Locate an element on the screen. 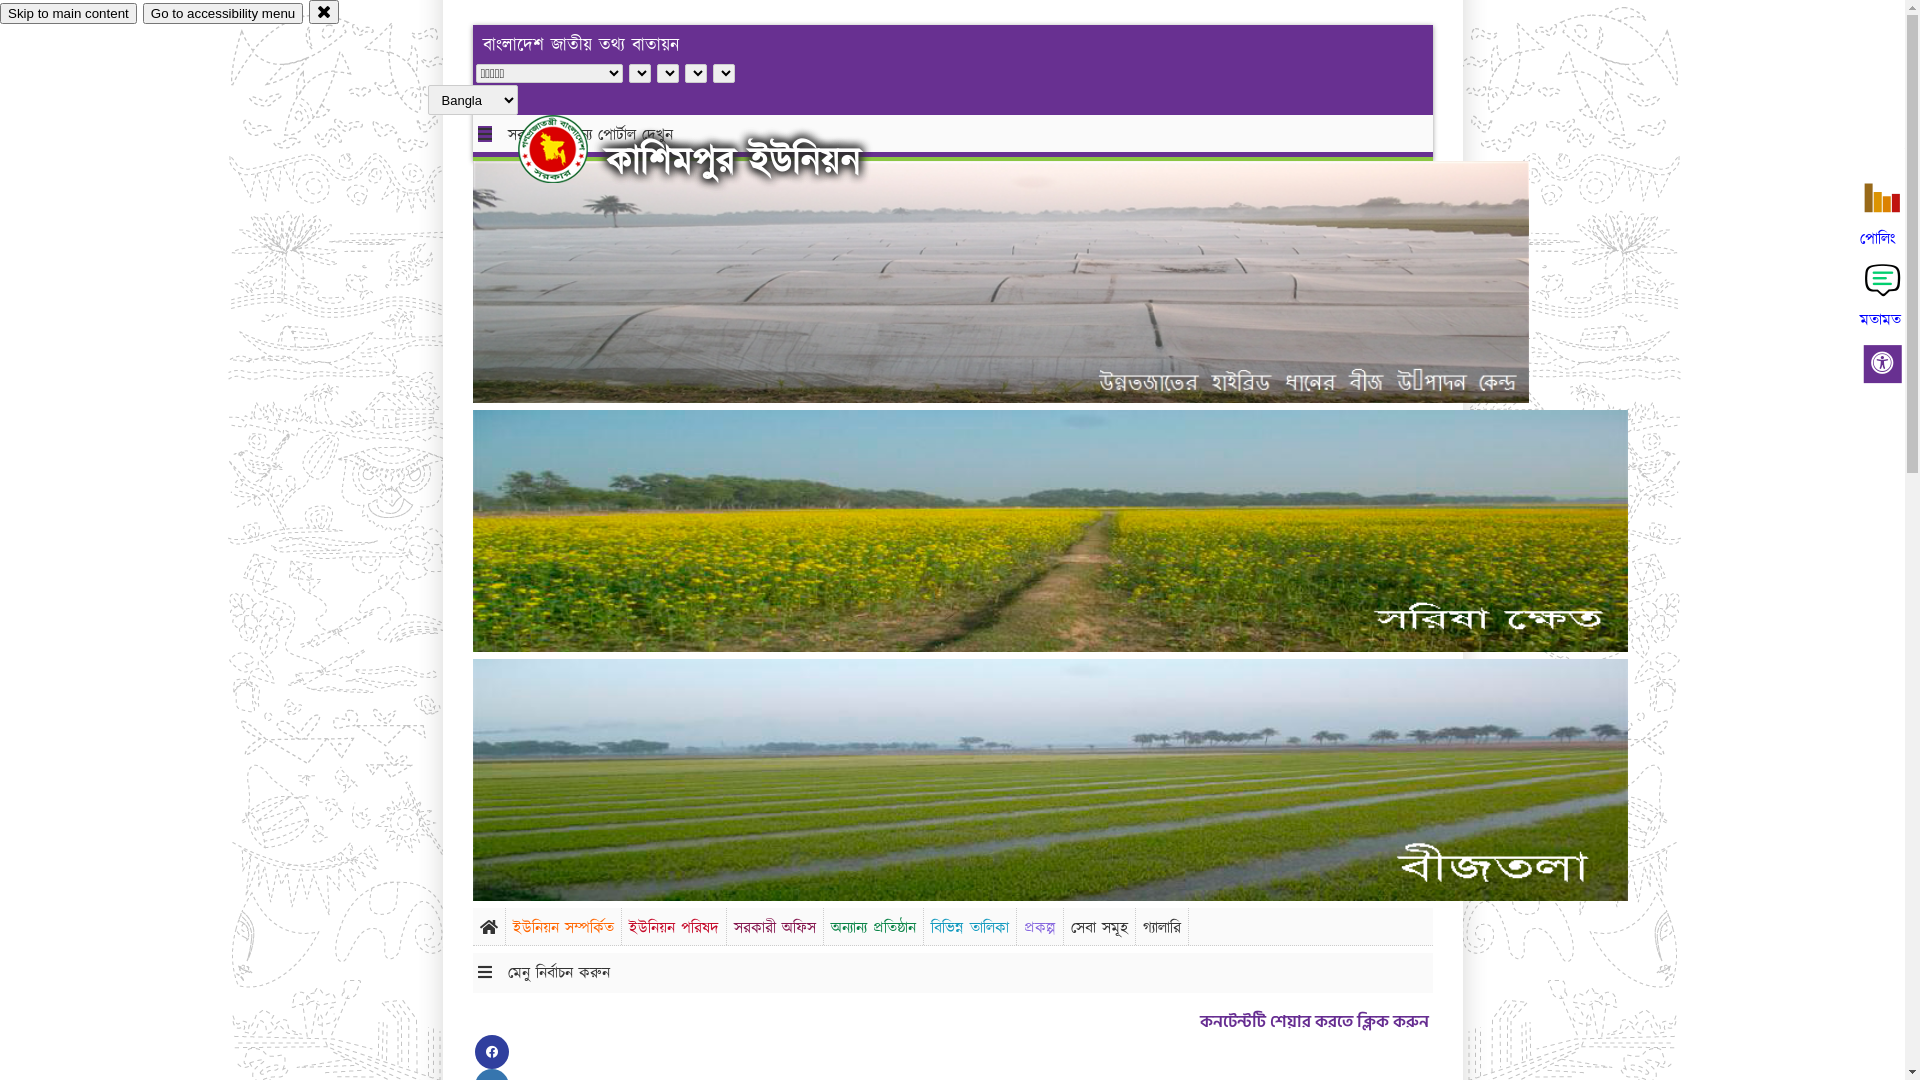  ' is located at coordinates (569, 148).